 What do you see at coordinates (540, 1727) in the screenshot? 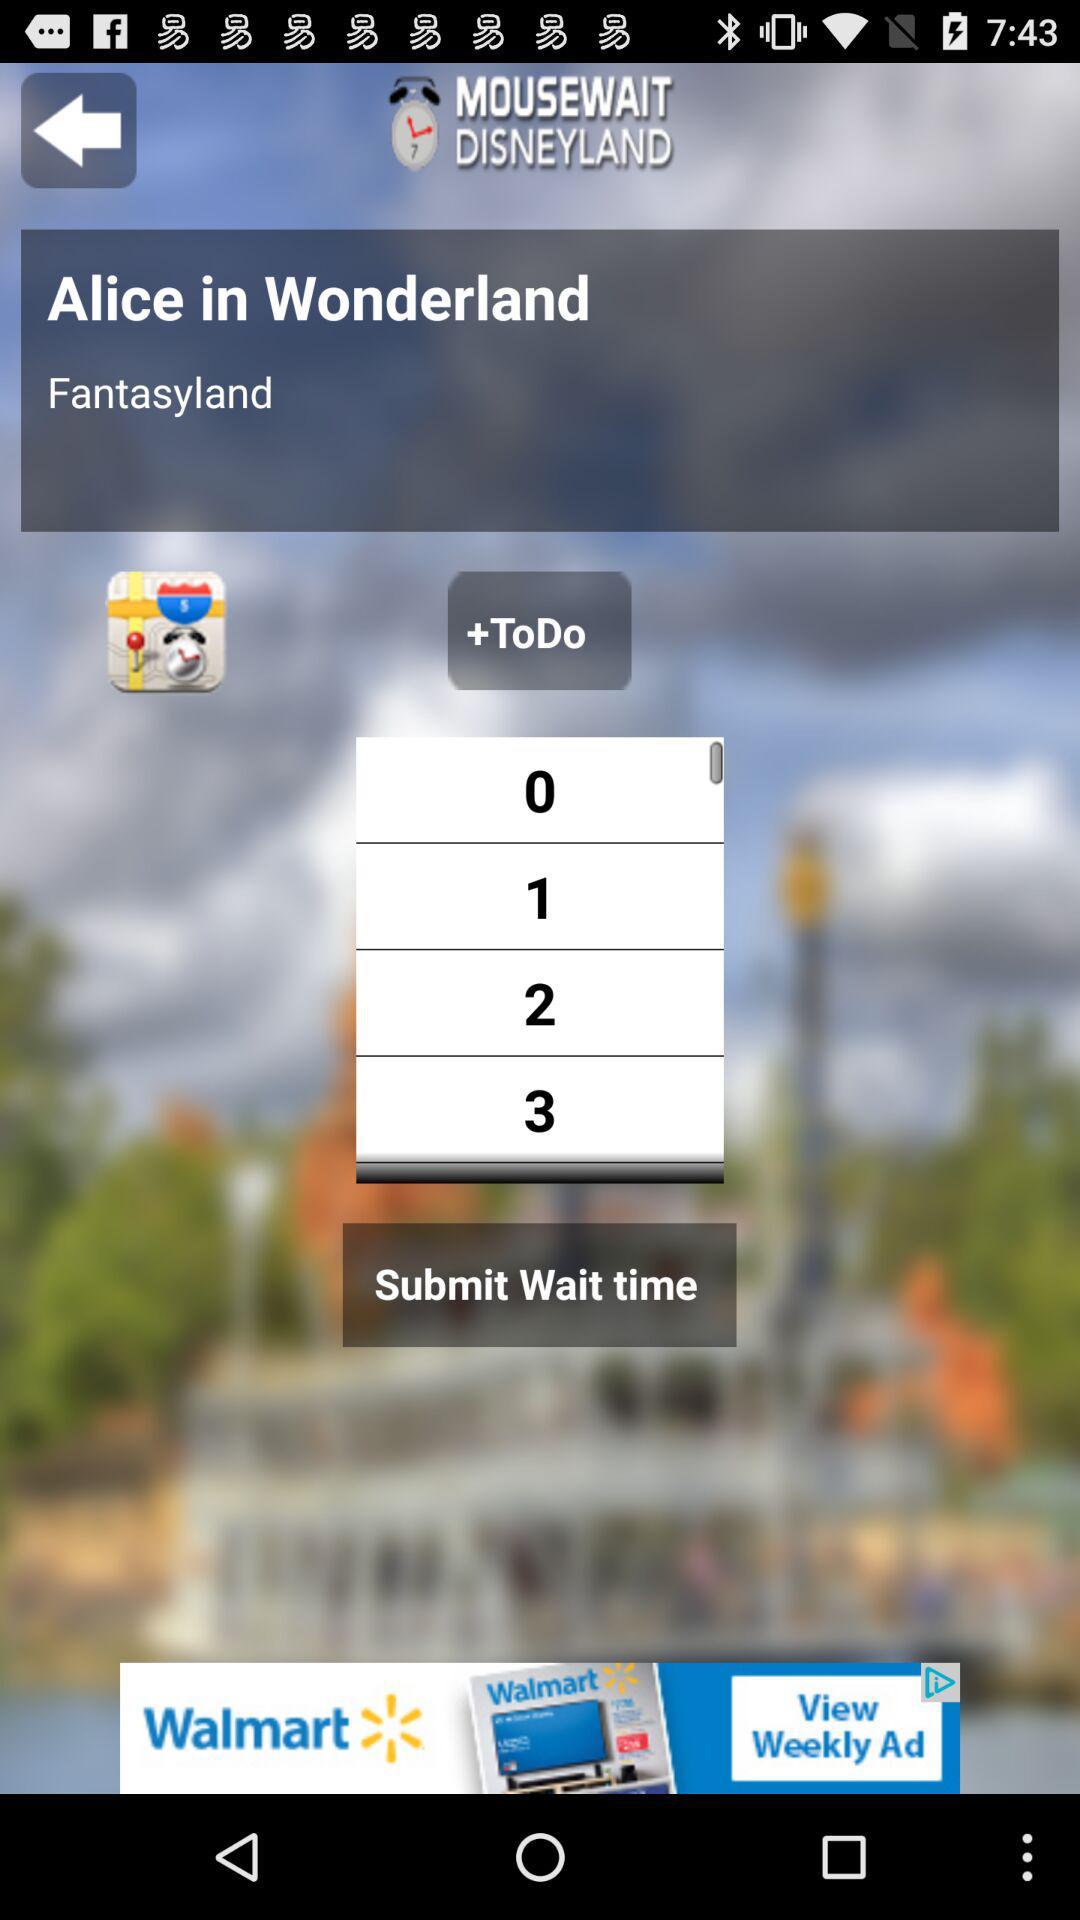
I see `advertisement` at bounding box center [540, 1727].